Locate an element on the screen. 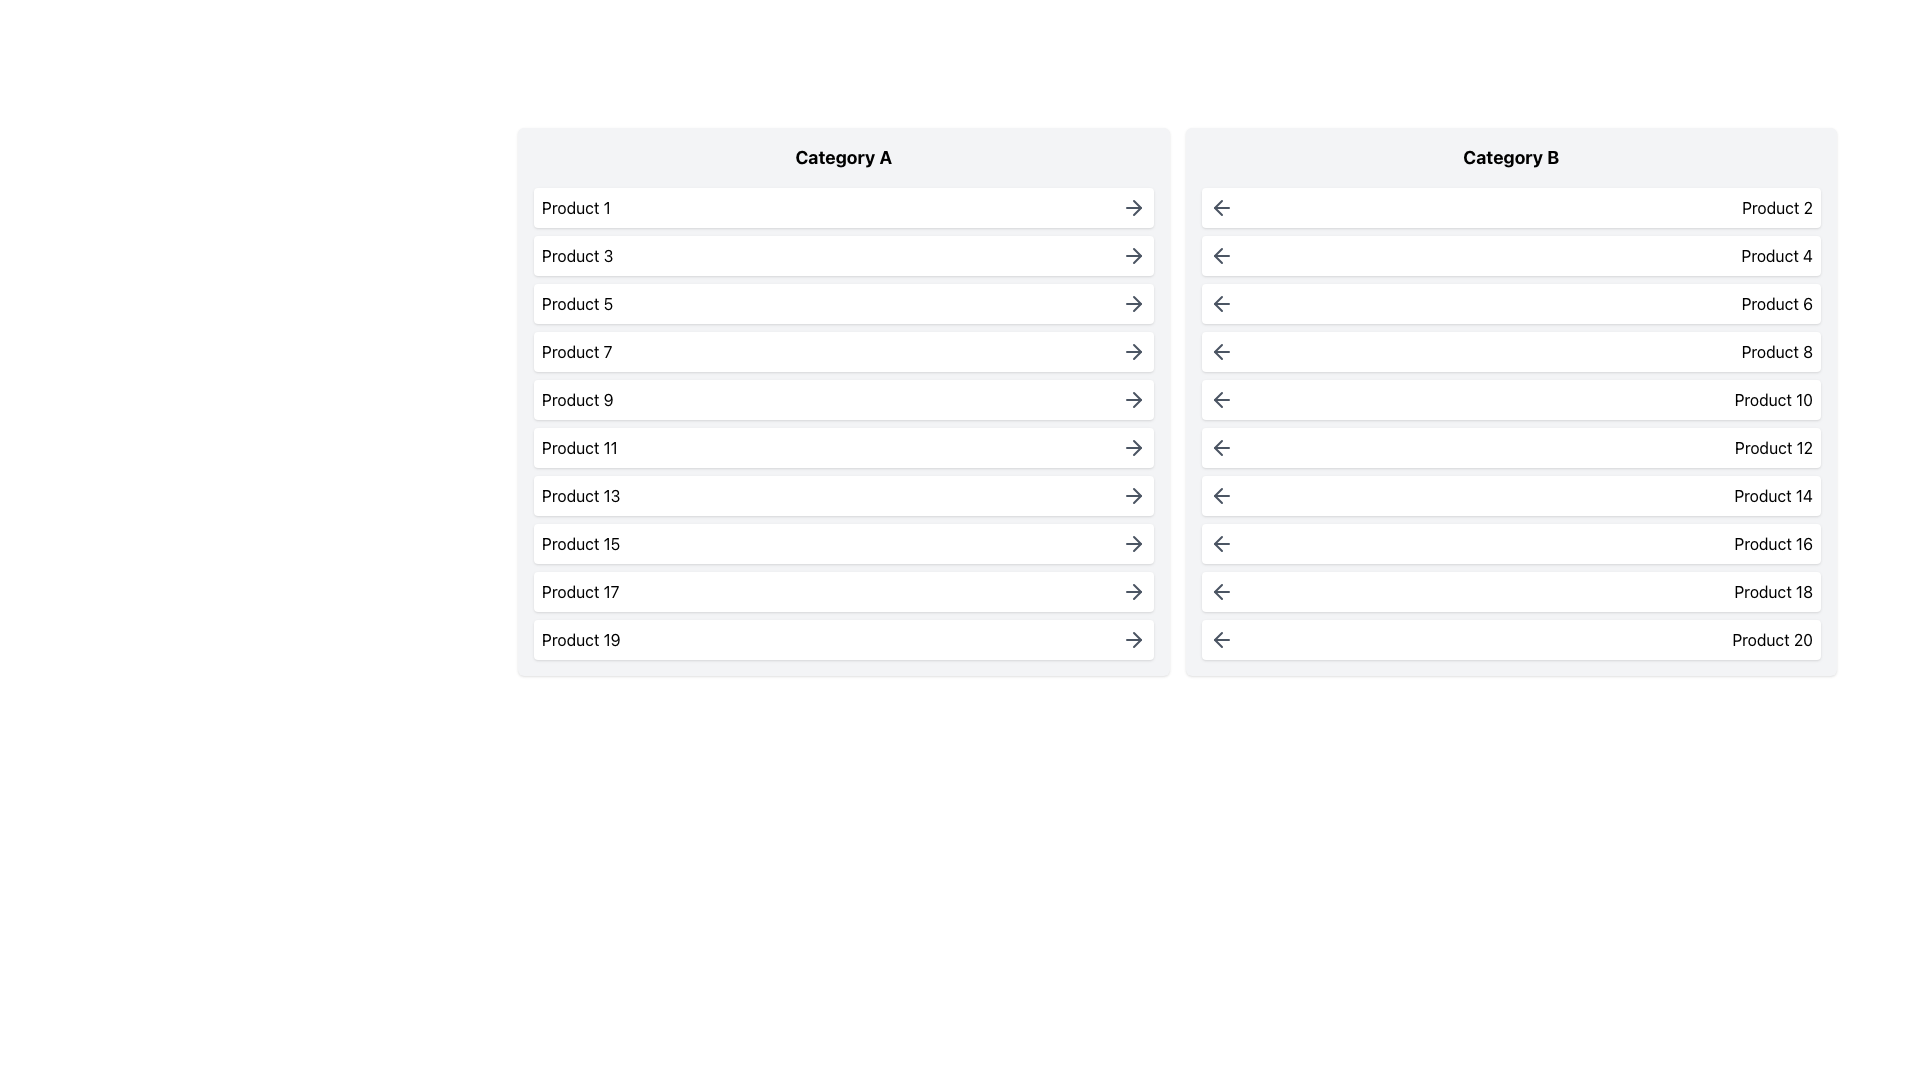 The height and width of the screenshot is (1080, 1920). the forward action icon button located in the right-hand column of 'Category A' aligned with 'Product 13' is located at coordinates (1137, 495).